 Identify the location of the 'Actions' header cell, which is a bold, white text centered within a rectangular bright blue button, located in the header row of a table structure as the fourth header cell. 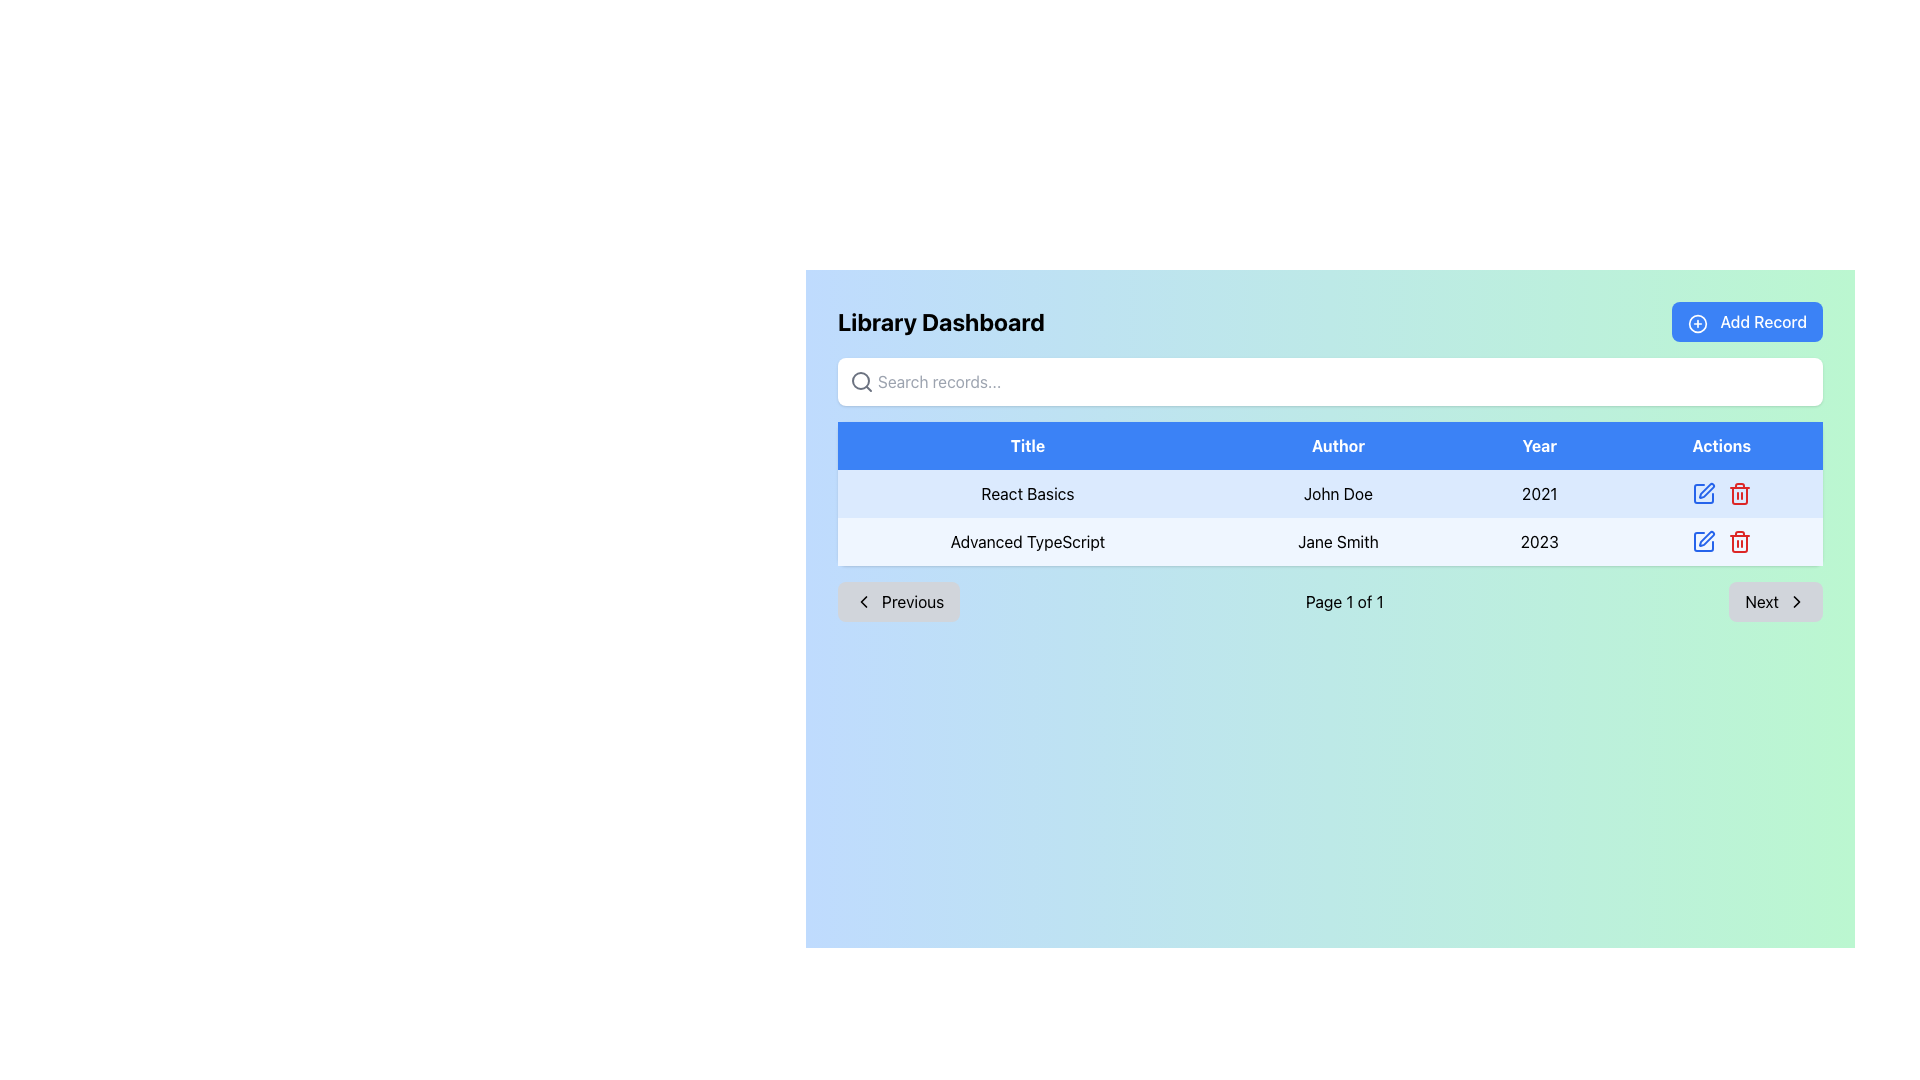
(1720, 445).